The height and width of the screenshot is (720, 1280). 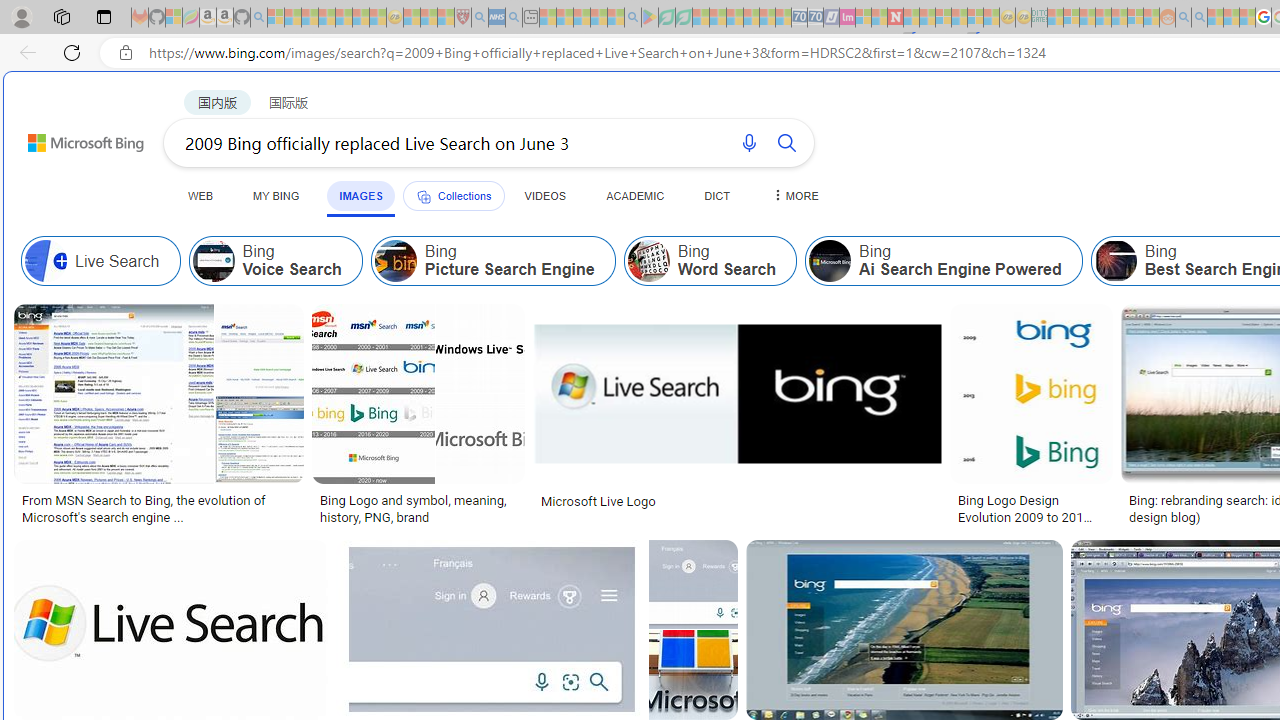 I want to click on 'Bing Ai Search Engine Powered', so click(x=943, y=260).